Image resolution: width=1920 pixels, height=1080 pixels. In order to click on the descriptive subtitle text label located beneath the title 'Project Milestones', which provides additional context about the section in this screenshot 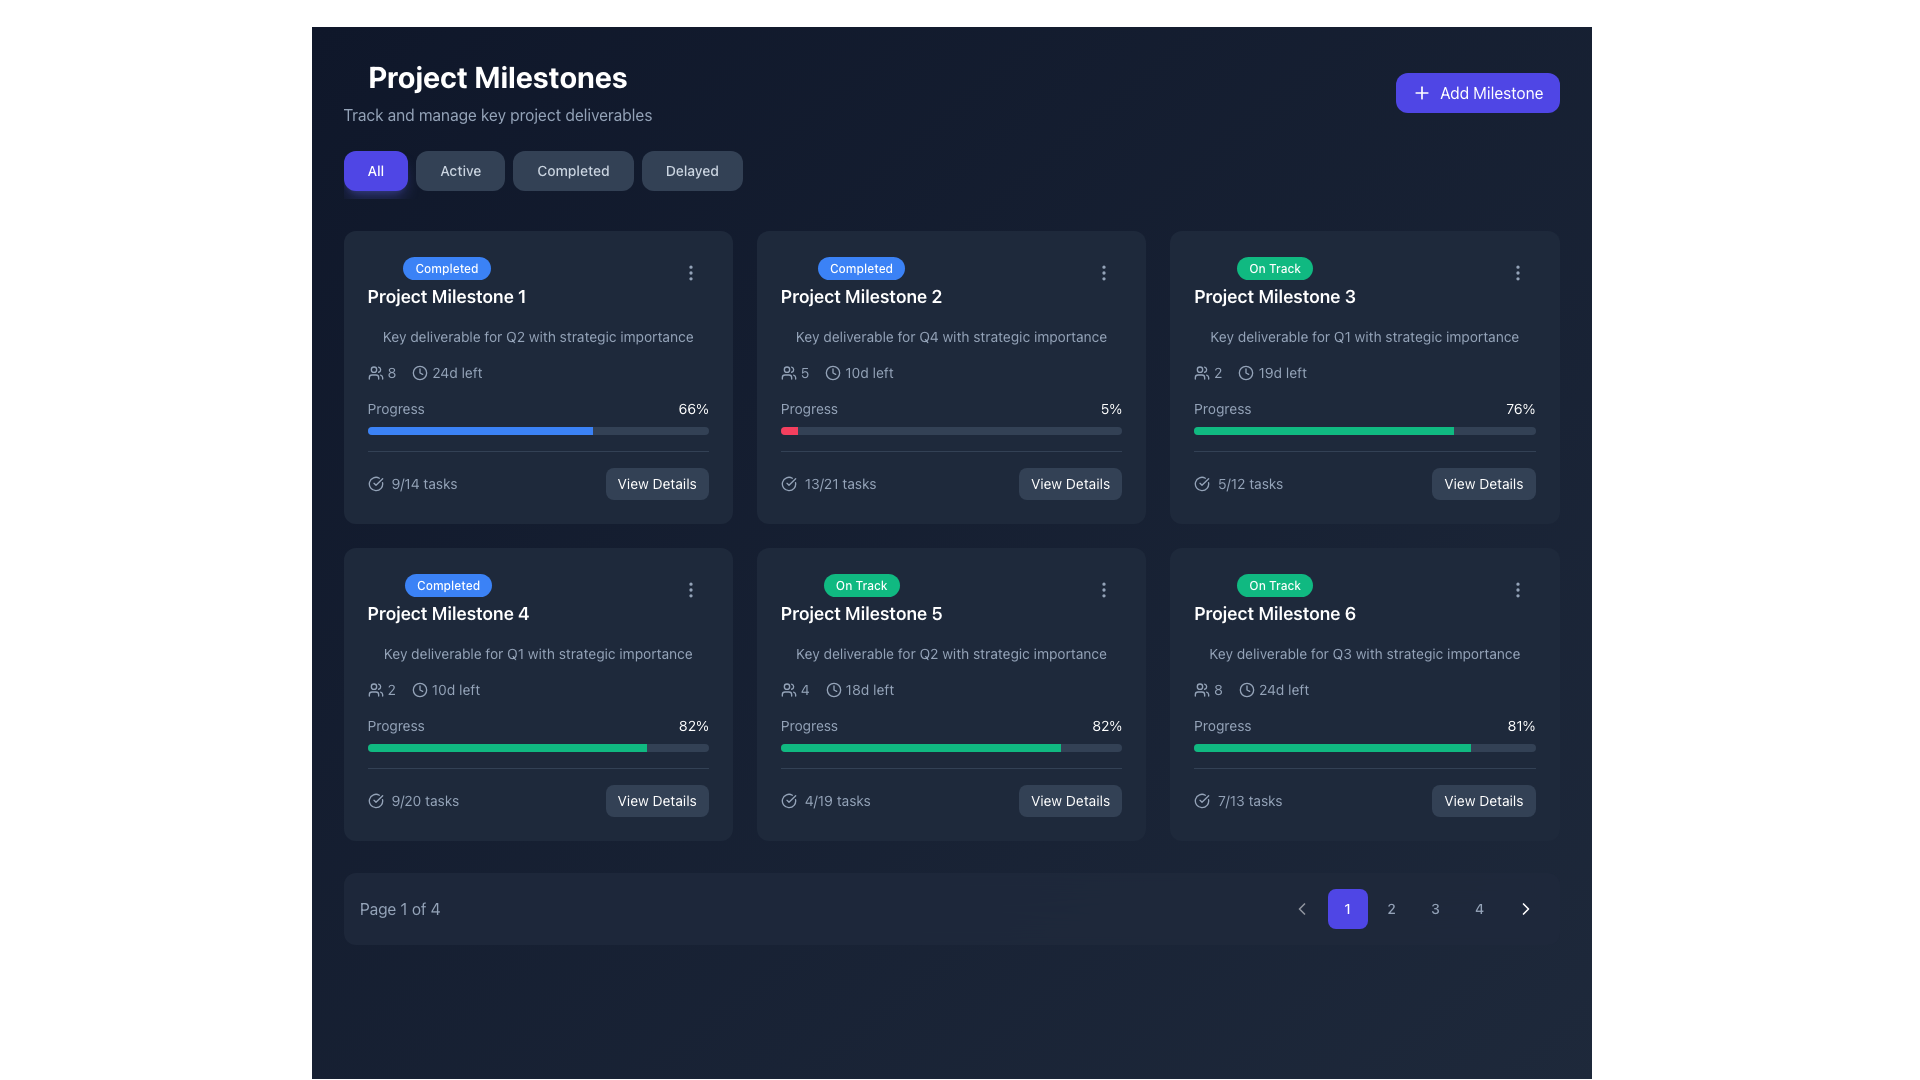, I will do `click(497, 115)`.